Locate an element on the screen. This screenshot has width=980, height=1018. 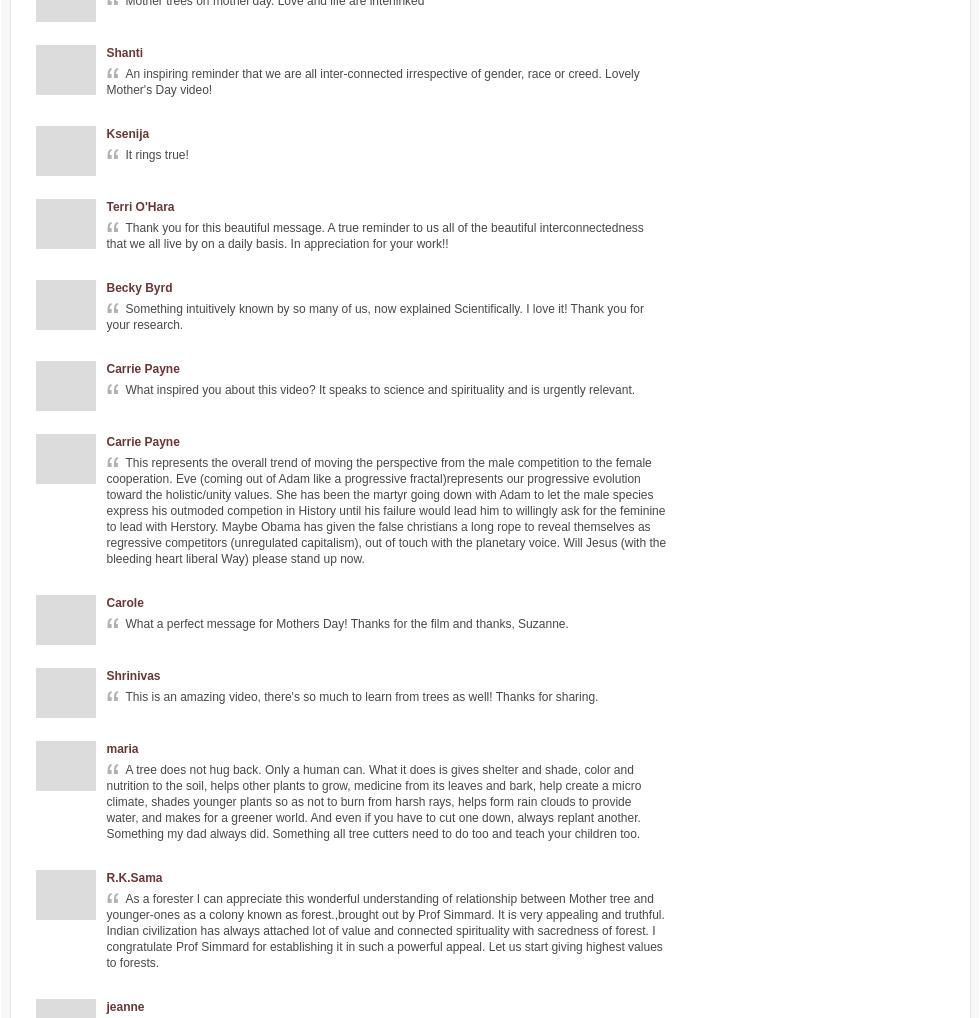
'Thank you for this beautiful message. A true reminder to us all of the beautiful interconnectedness that we all live by on a daily basis. In appreciation for your work!!' is located at coordinates (106, 234).